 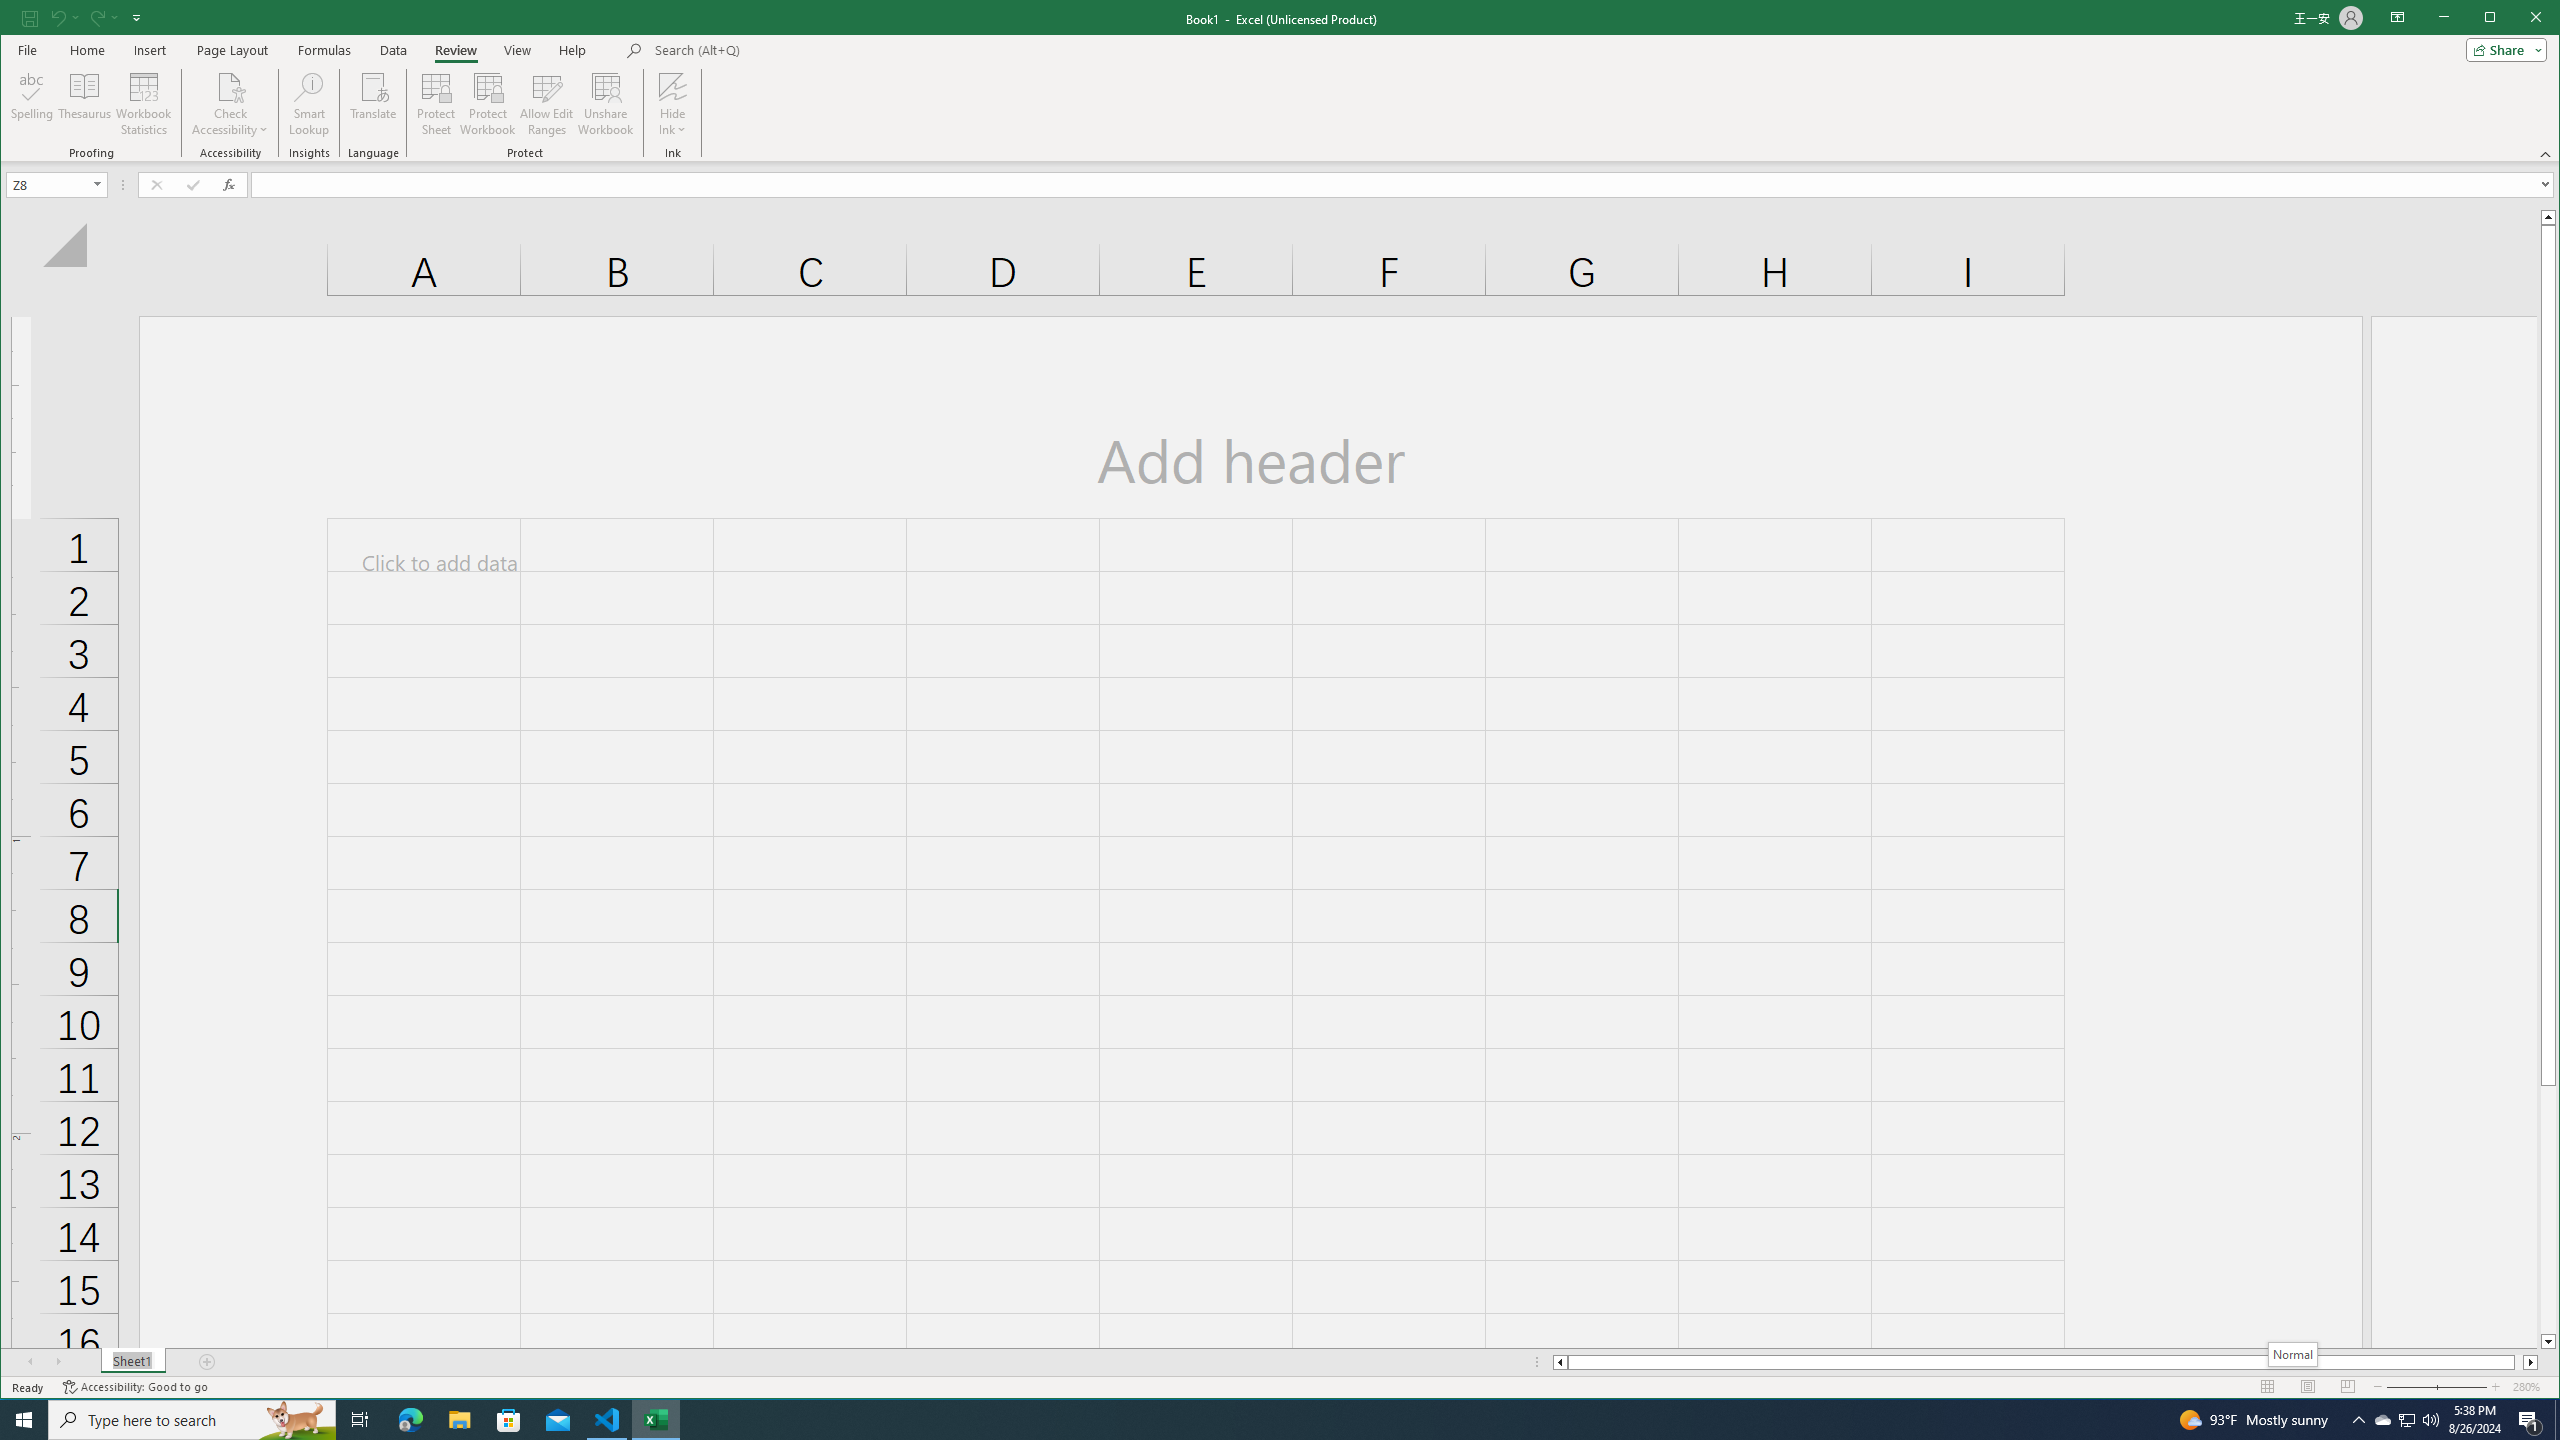 What do you see at coordinates (325, 49) in the screenshot?
I see `'Formulas'` at bounding box center [325, 49].